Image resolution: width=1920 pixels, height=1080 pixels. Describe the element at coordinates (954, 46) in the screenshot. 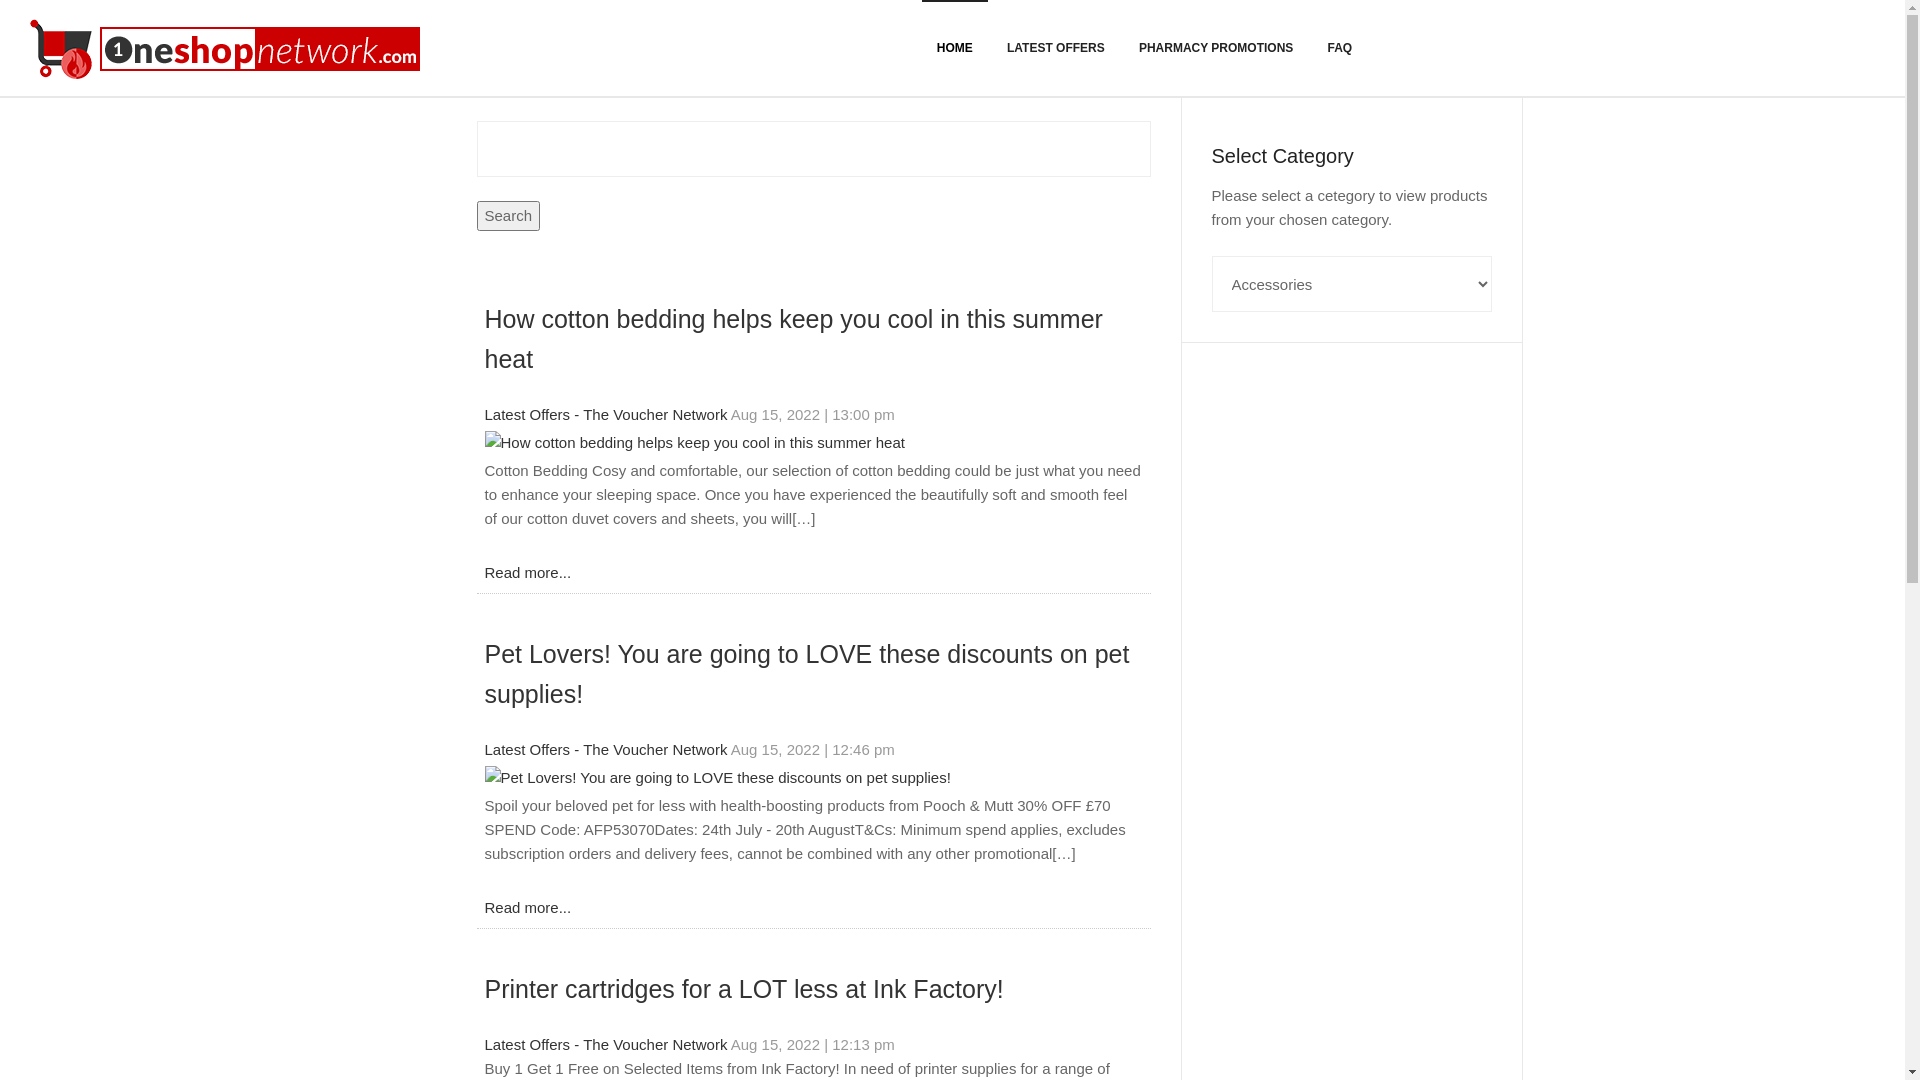

I see `'HOME'` at that location.